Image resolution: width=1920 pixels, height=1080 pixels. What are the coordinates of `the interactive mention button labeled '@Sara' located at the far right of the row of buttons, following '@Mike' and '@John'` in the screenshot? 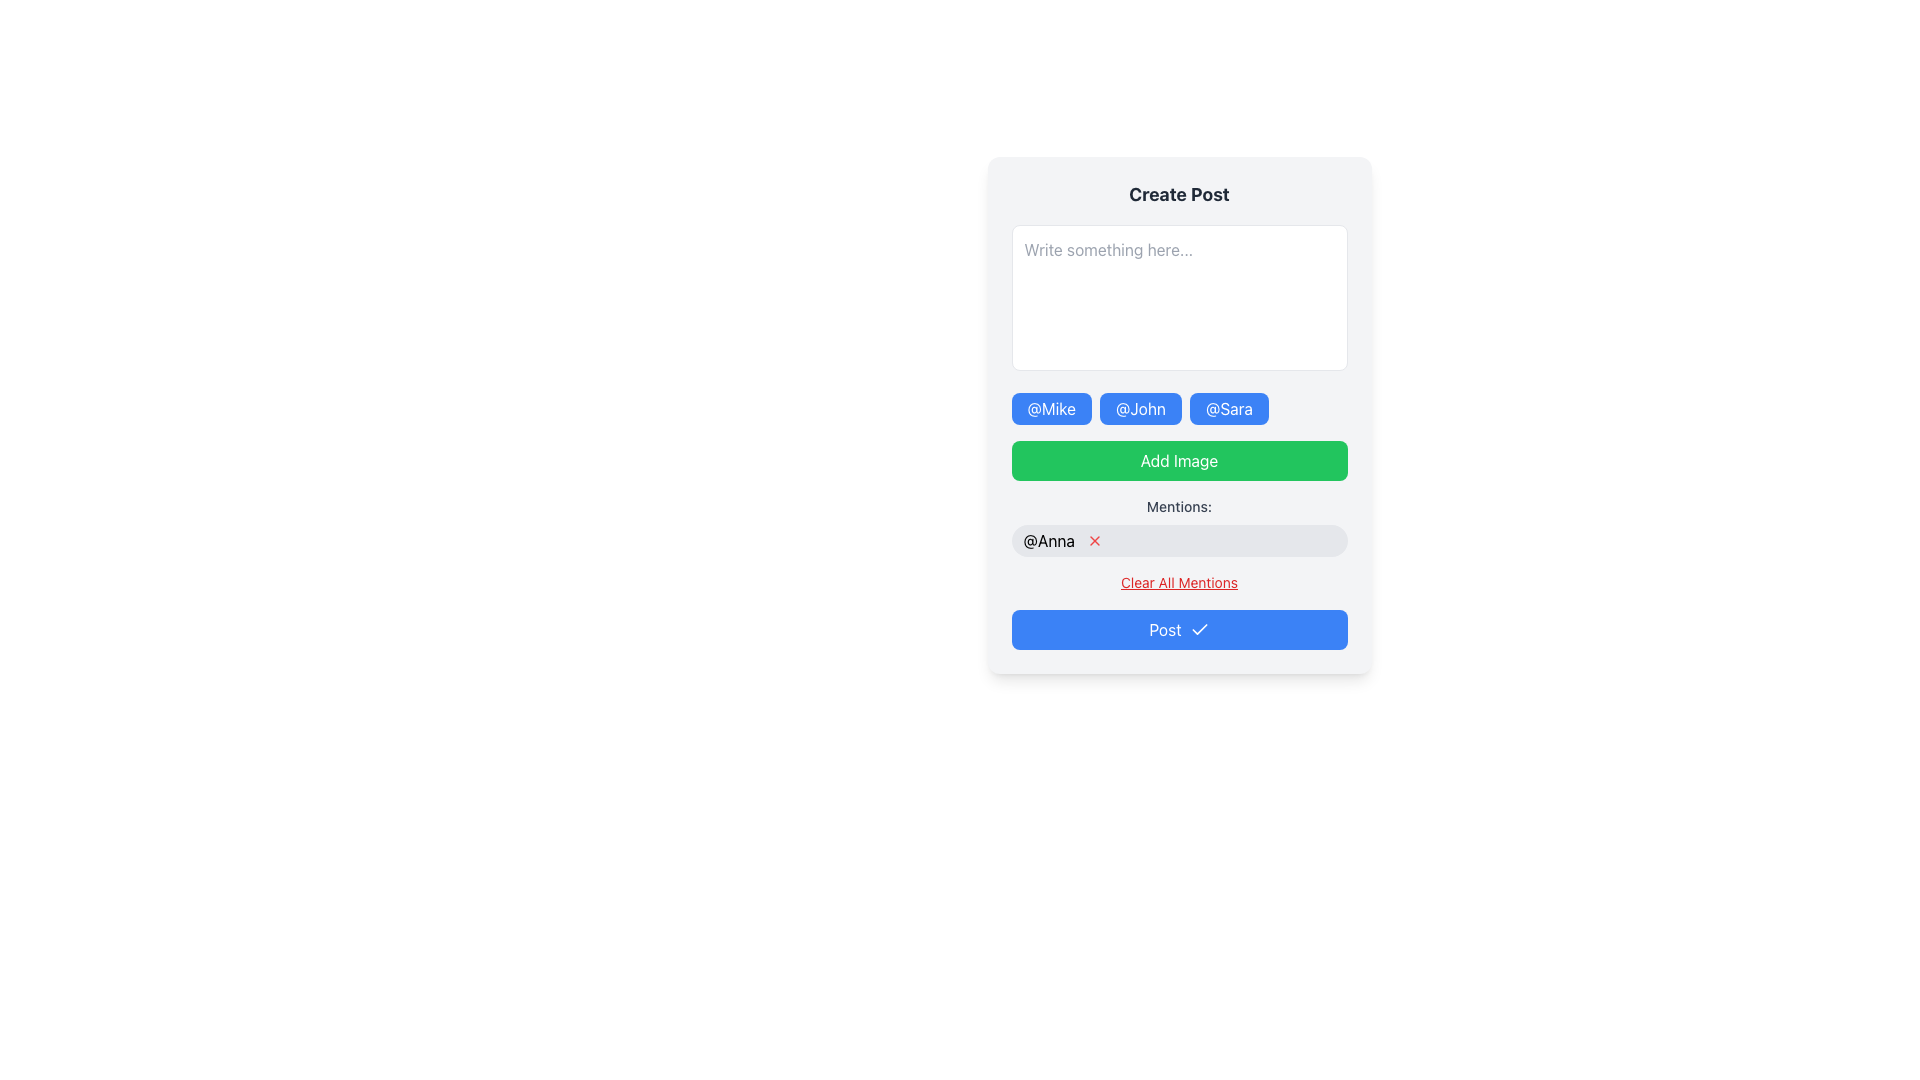 It's located at (1227, 407).